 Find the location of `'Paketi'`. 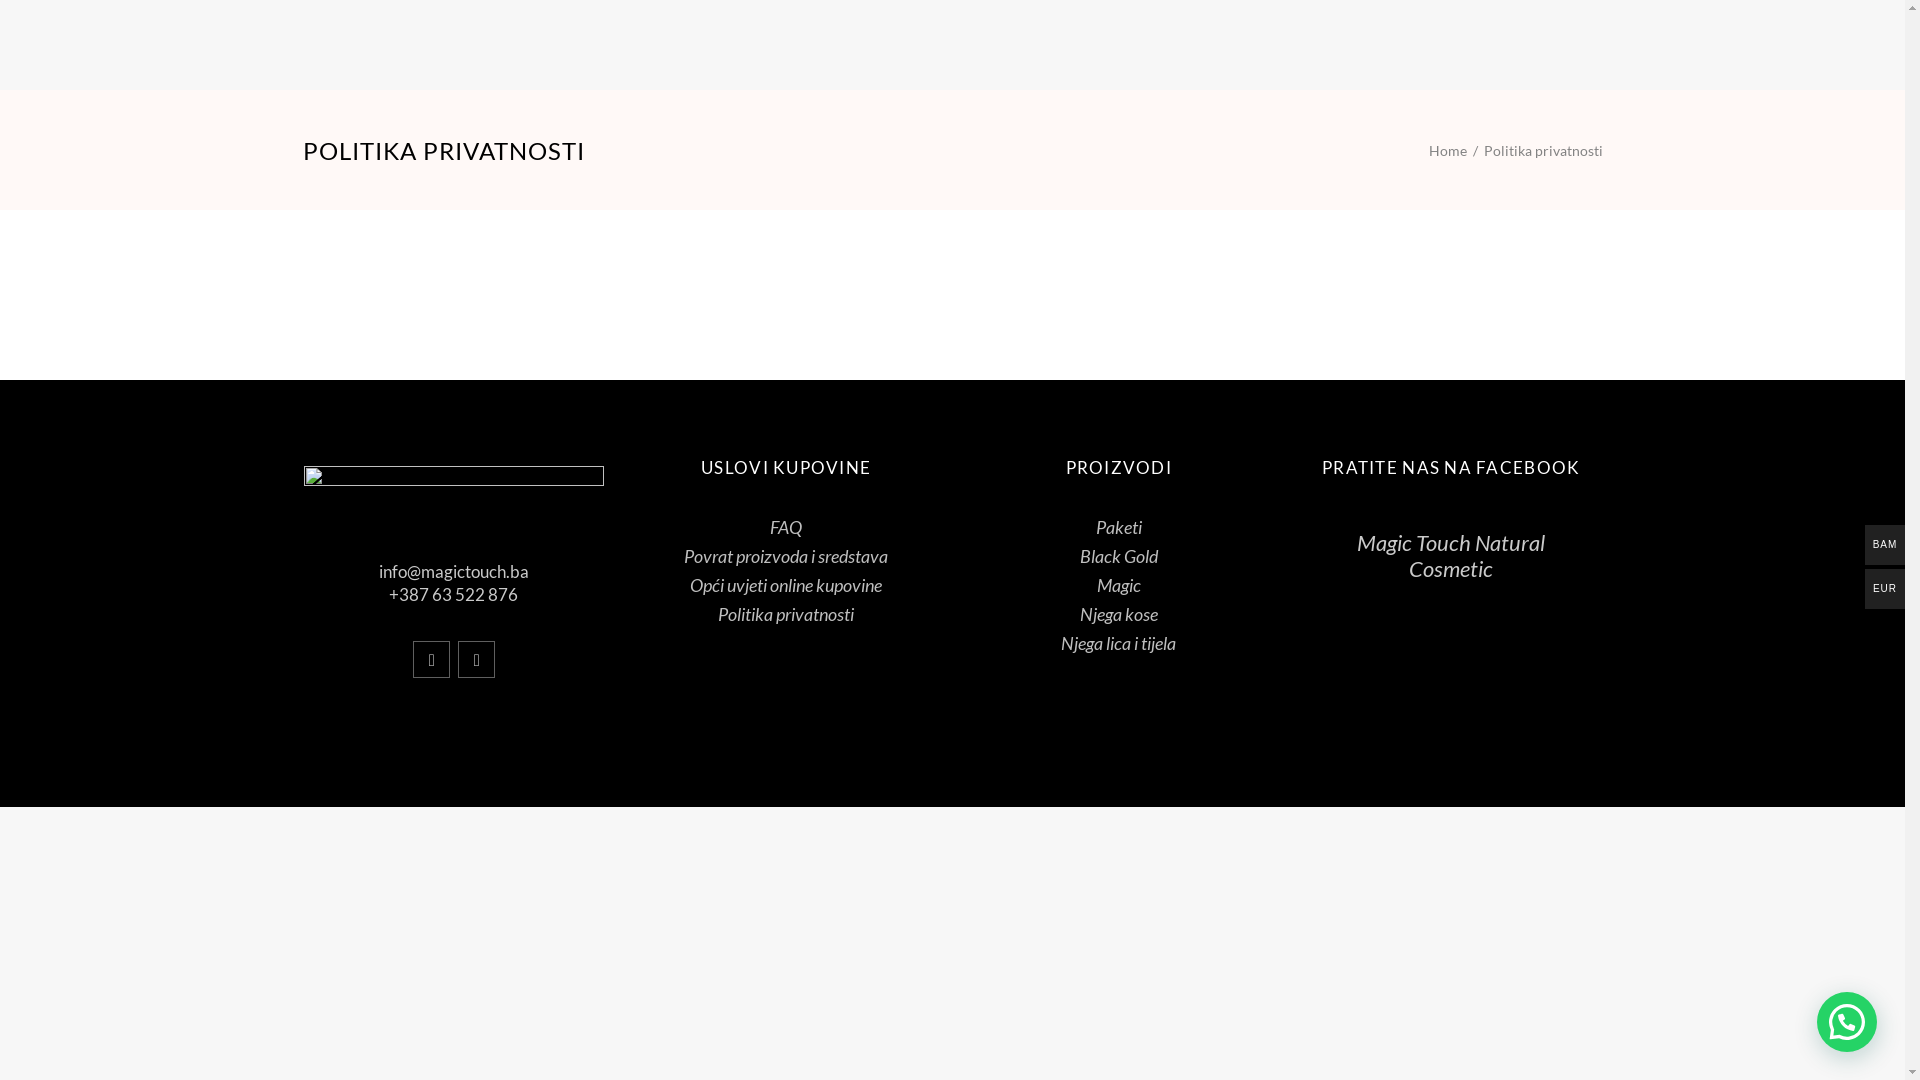

'Paketi' is located at coordinates (1094, 526).